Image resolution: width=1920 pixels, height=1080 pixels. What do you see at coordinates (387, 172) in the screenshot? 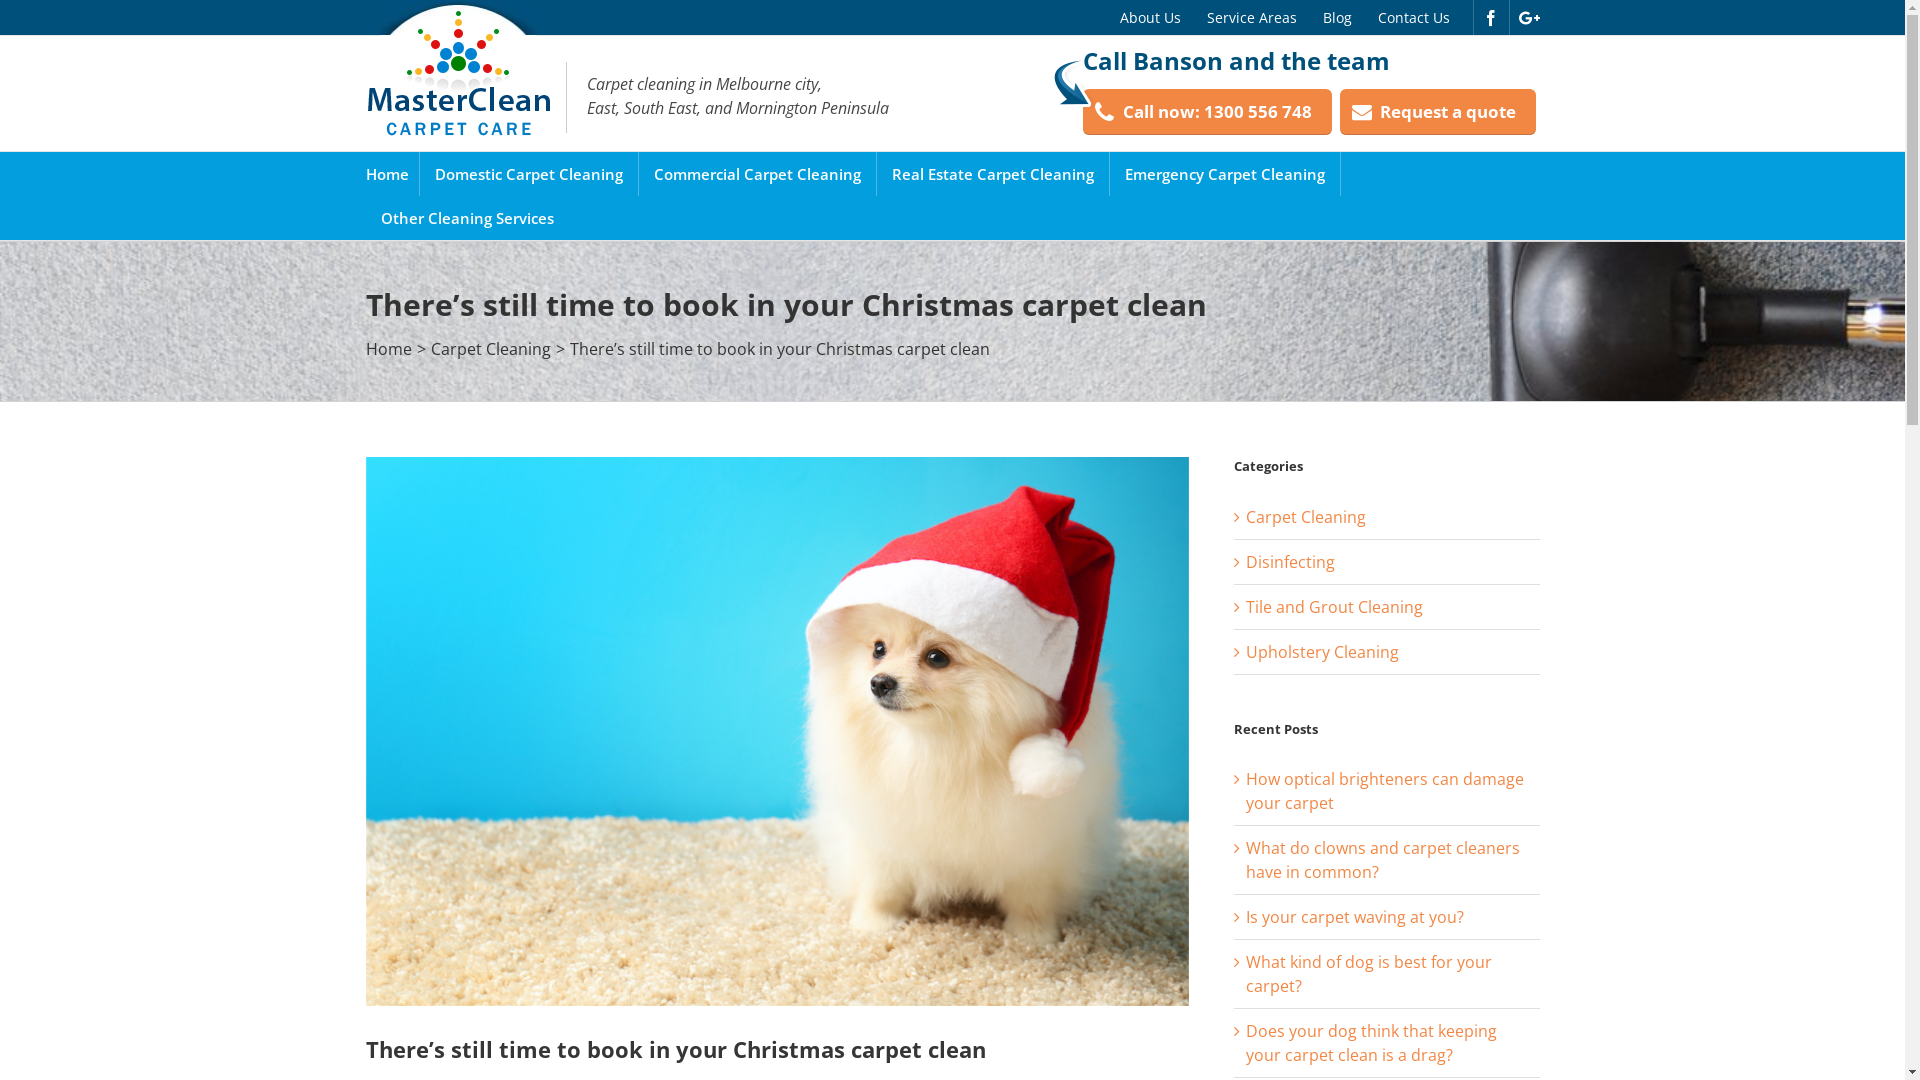
I see `'Home'` at bounding box center [387, 172].